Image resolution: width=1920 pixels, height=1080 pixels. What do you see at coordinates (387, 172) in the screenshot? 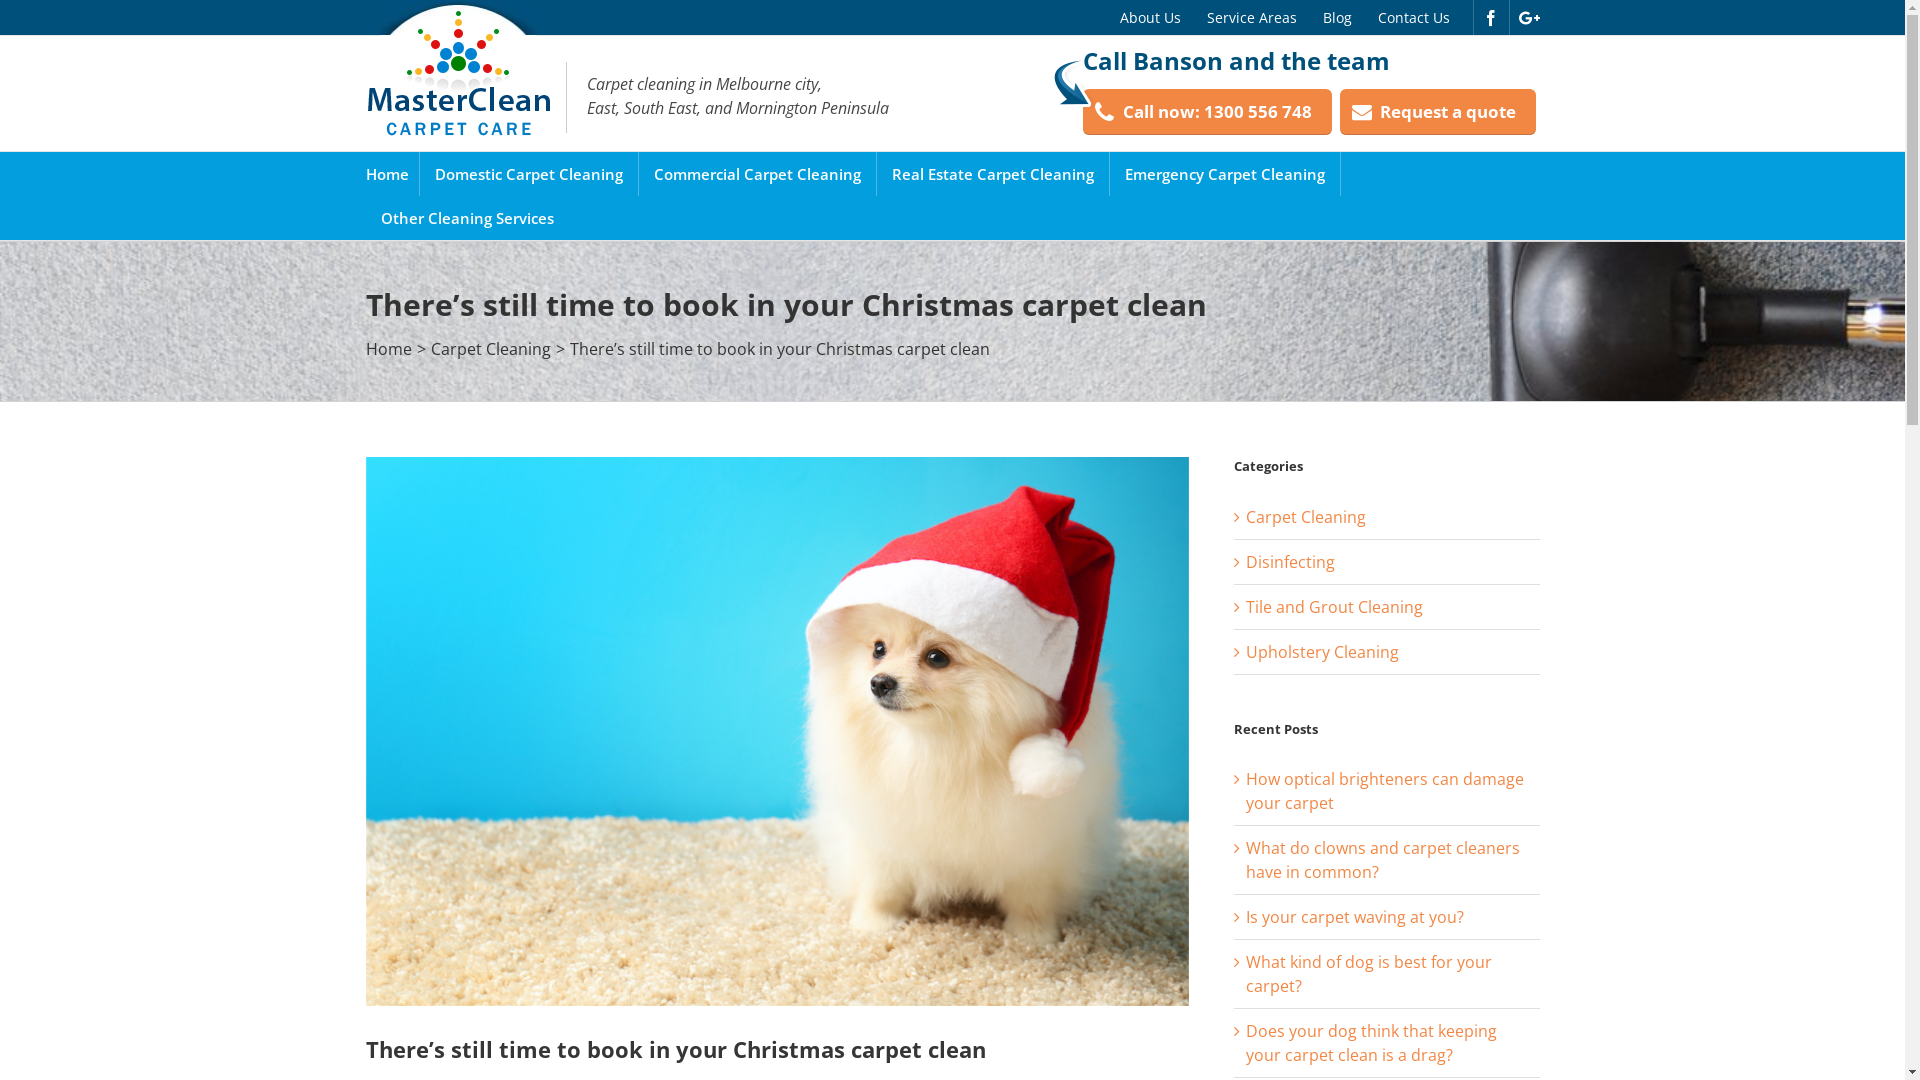
I see `'Home'` at bounding box center [387, 172].